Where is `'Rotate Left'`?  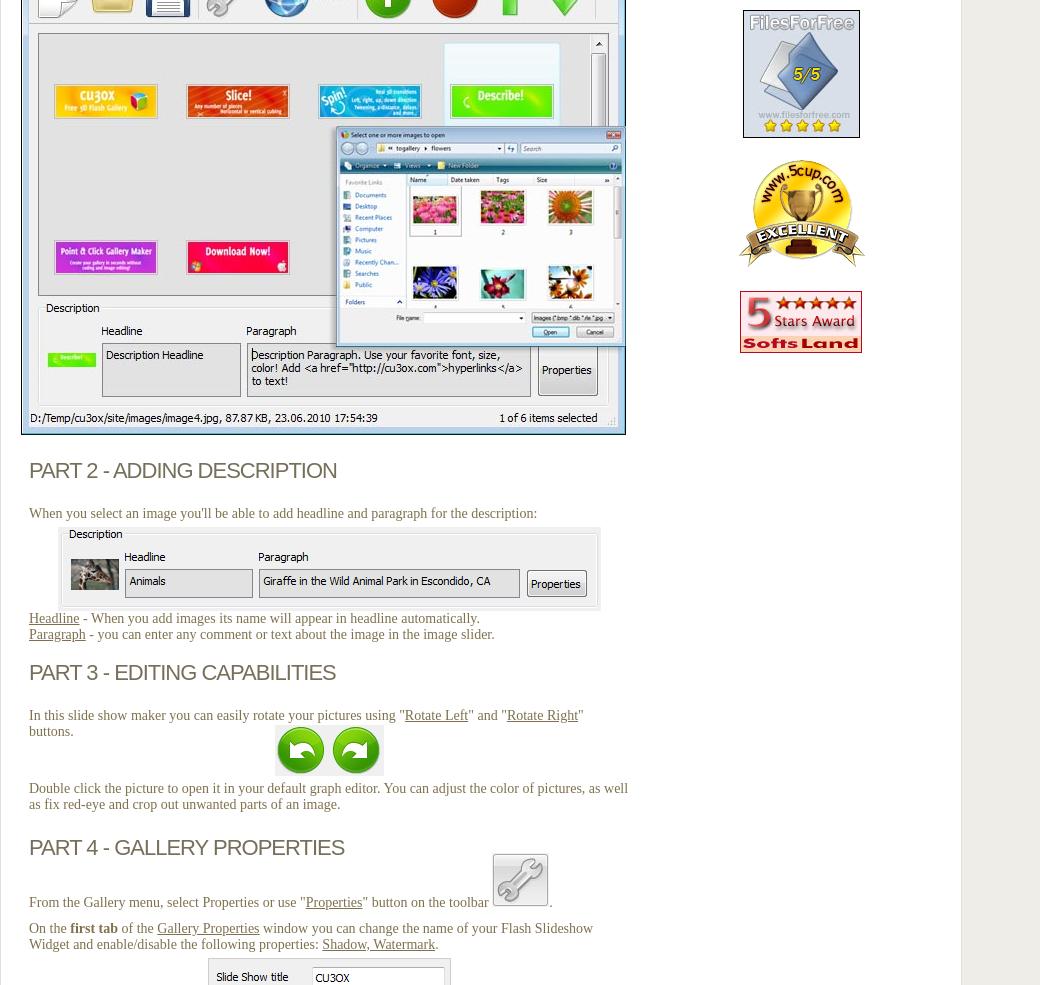
'Rotate Left' is located at coordinates (435, 715).